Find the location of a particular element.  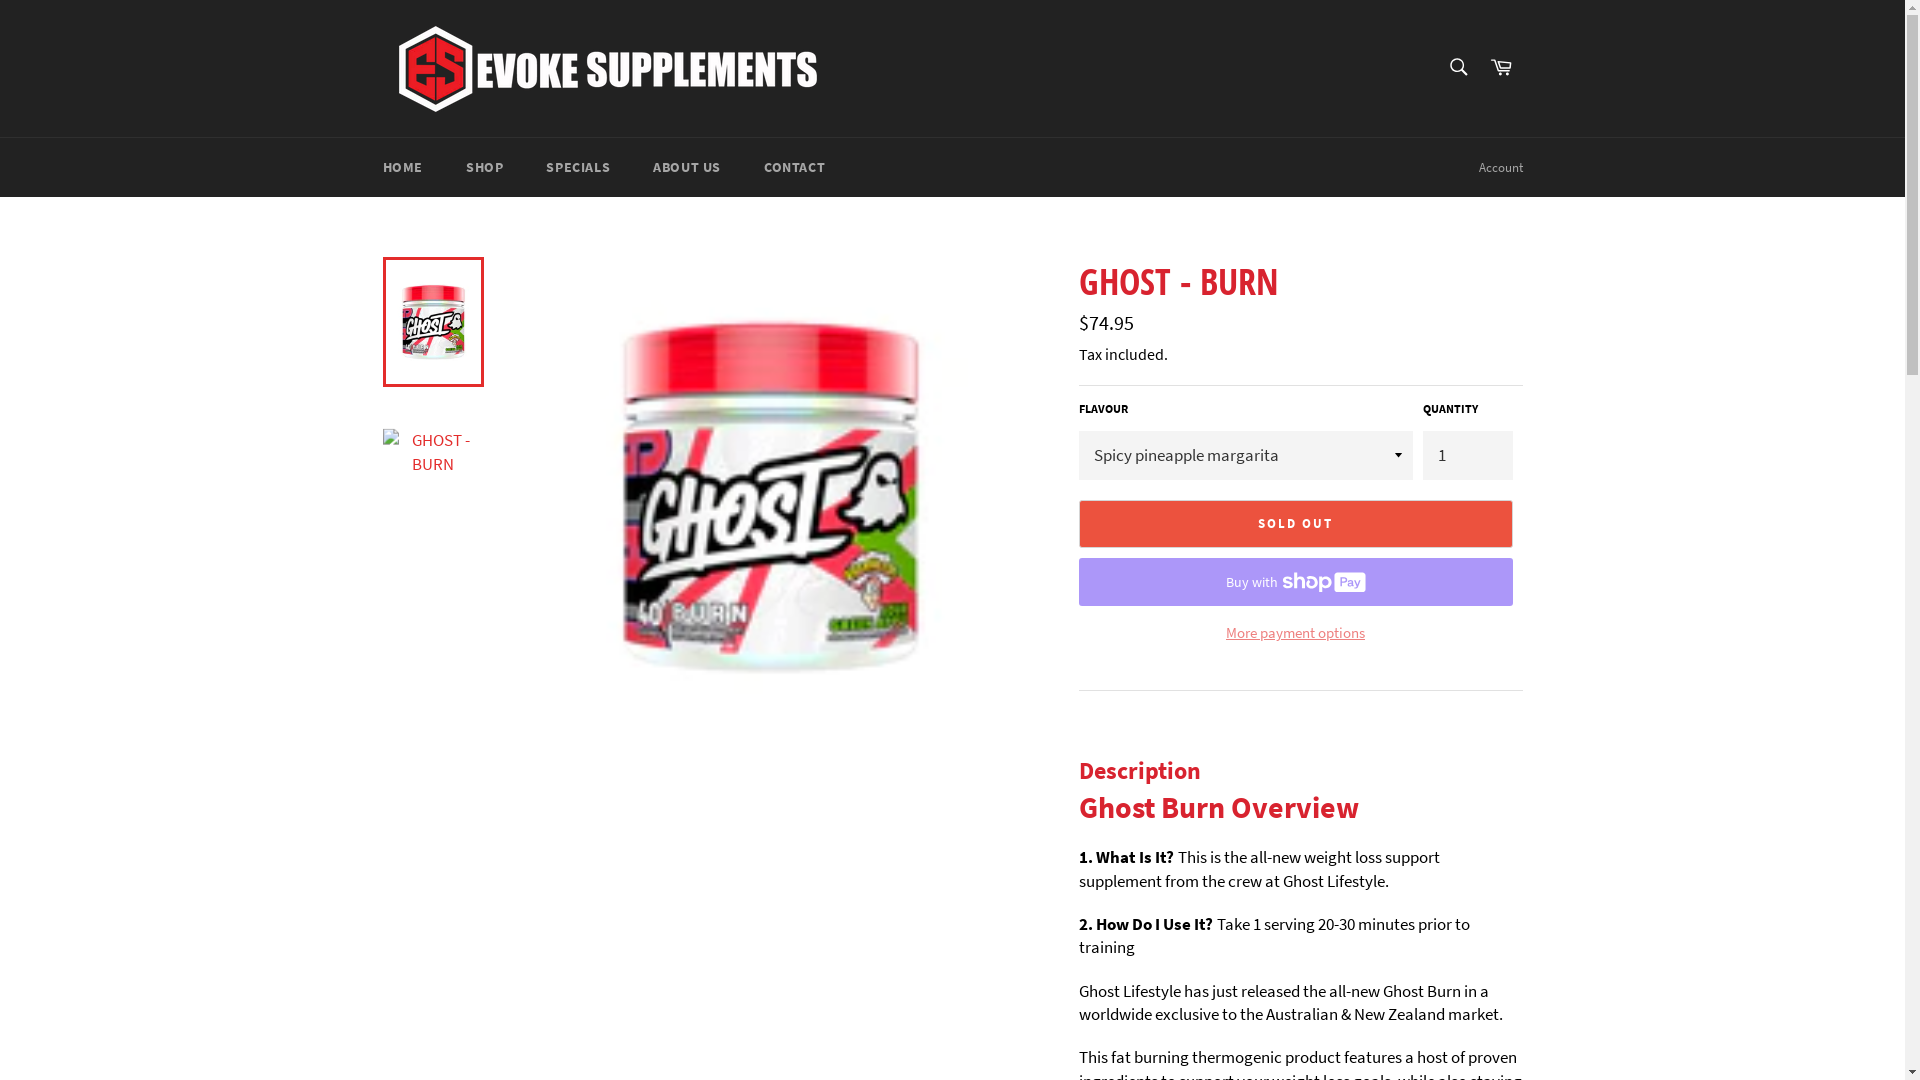

'Cart' is located at coordinates (1501, 67).